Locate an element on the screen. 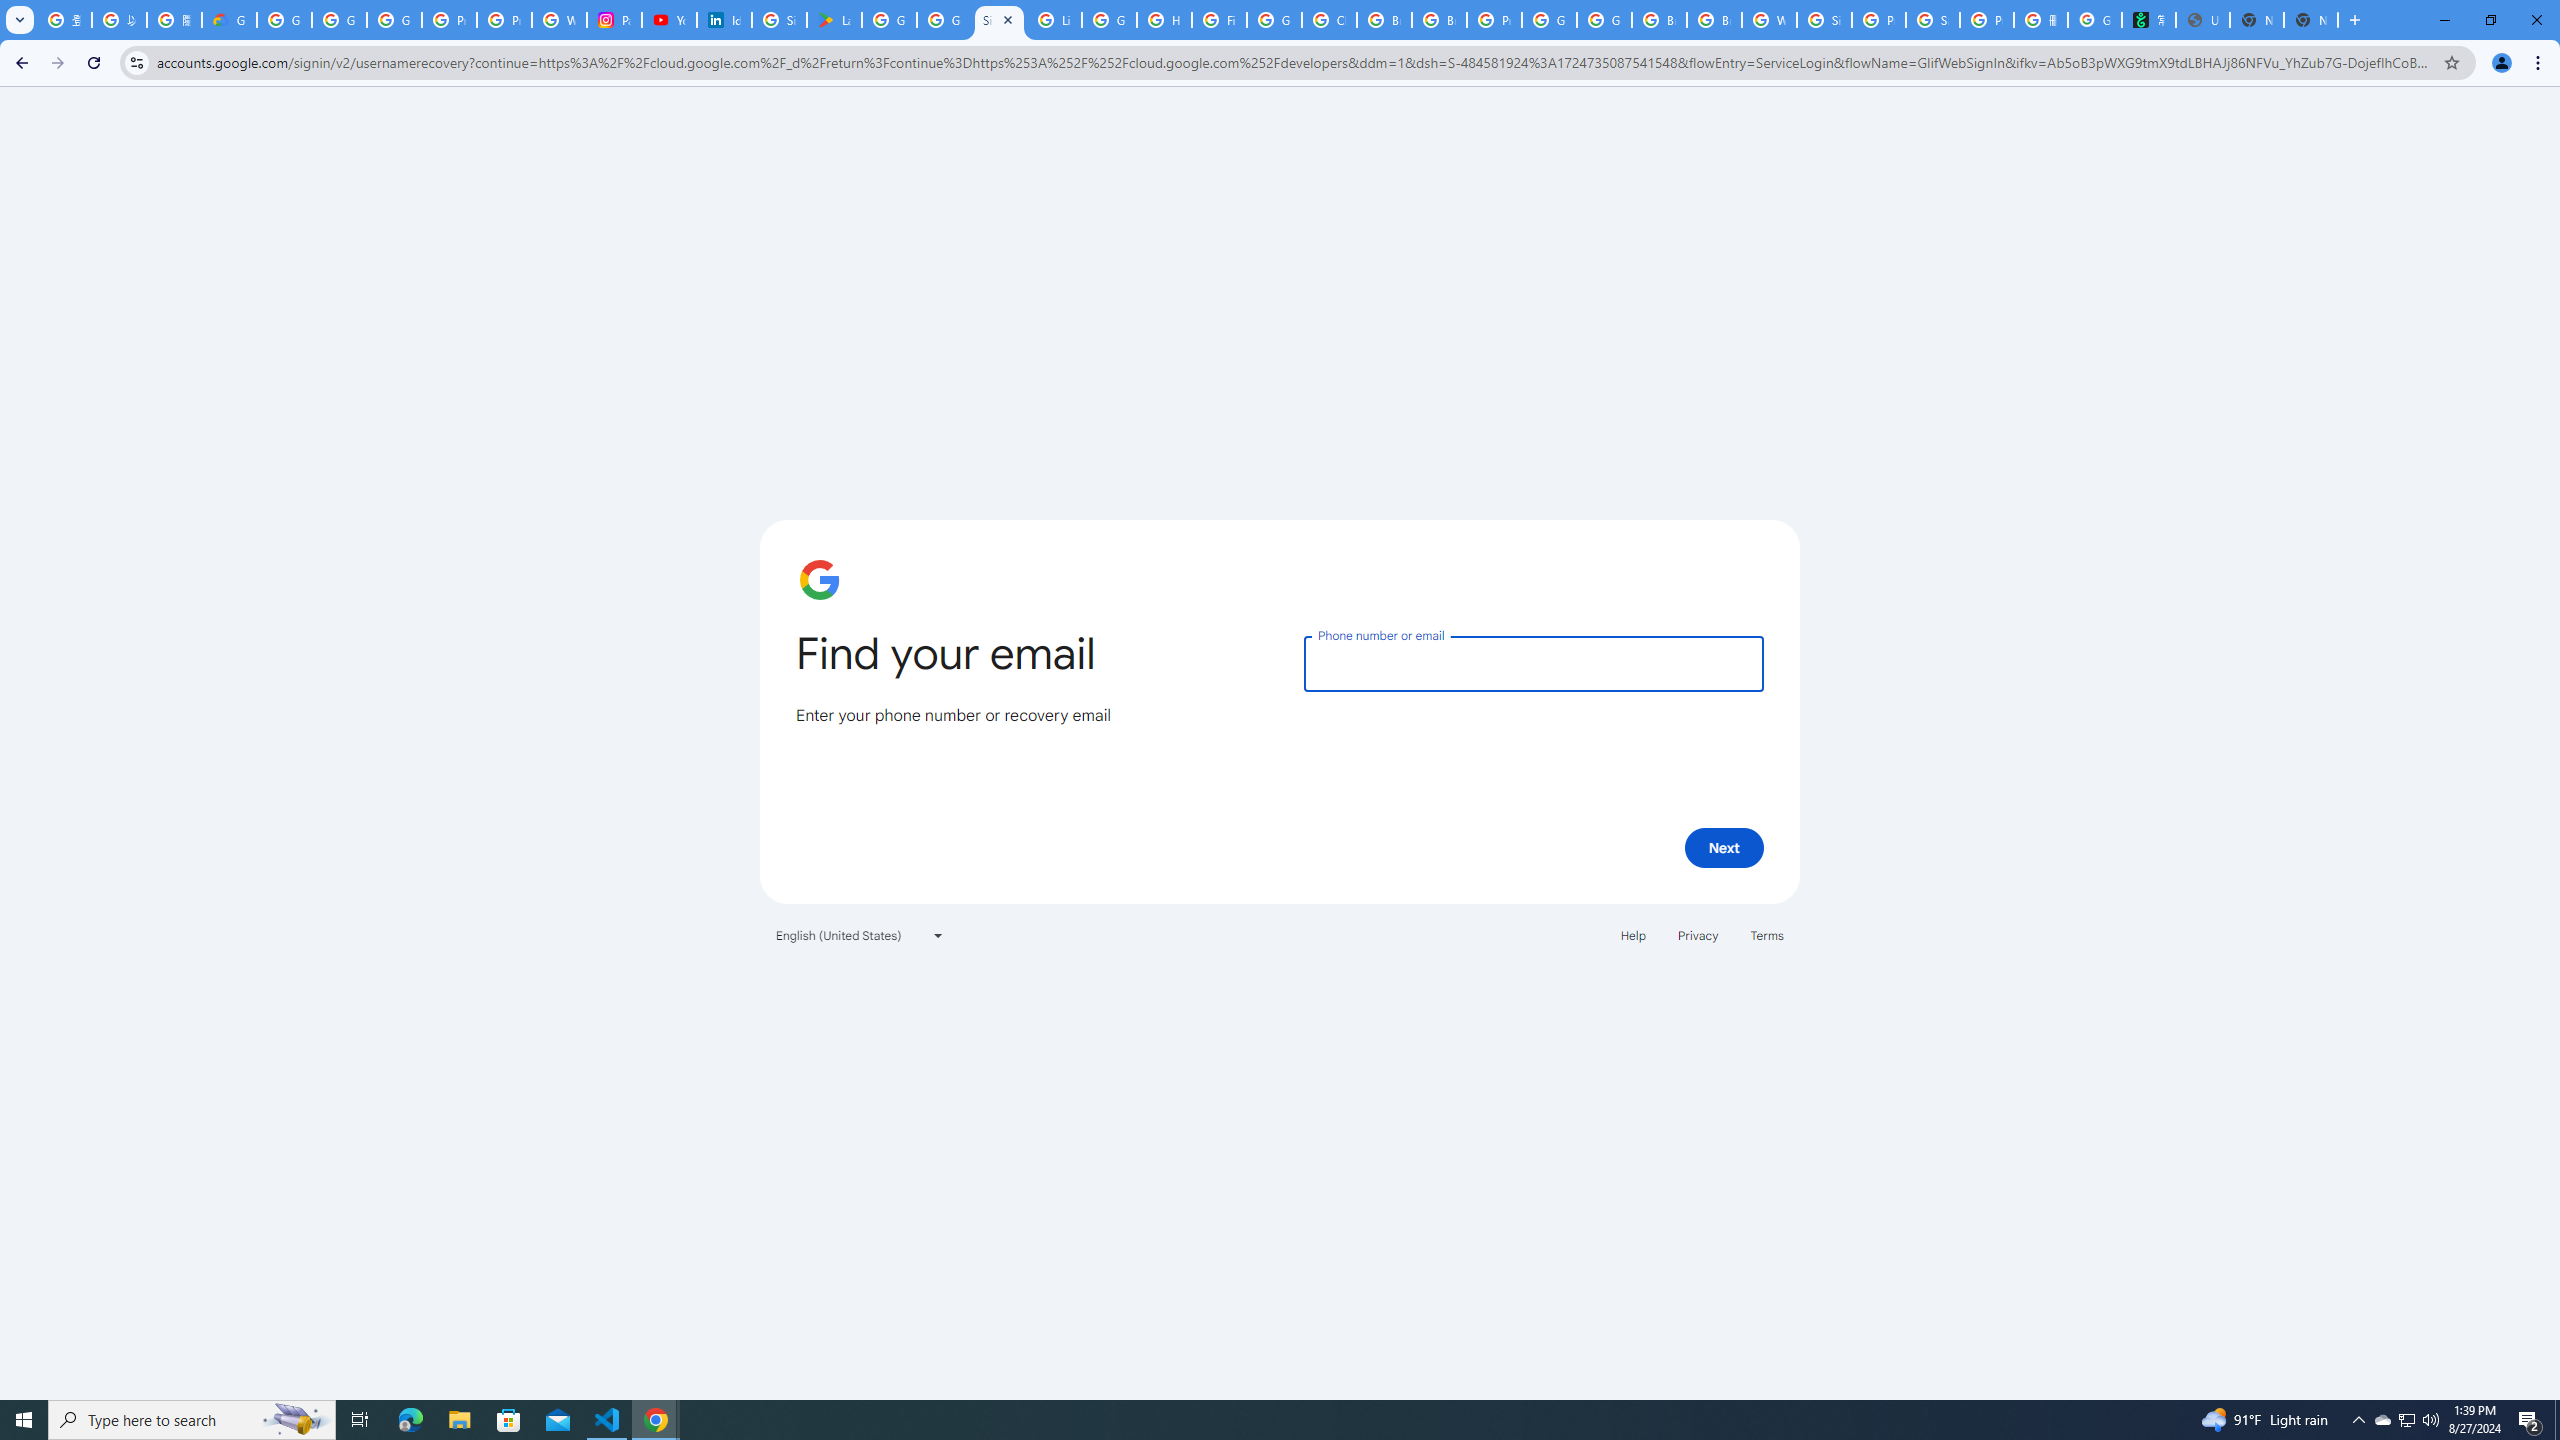  'Untitled' is located at coordinates (2201, 19).